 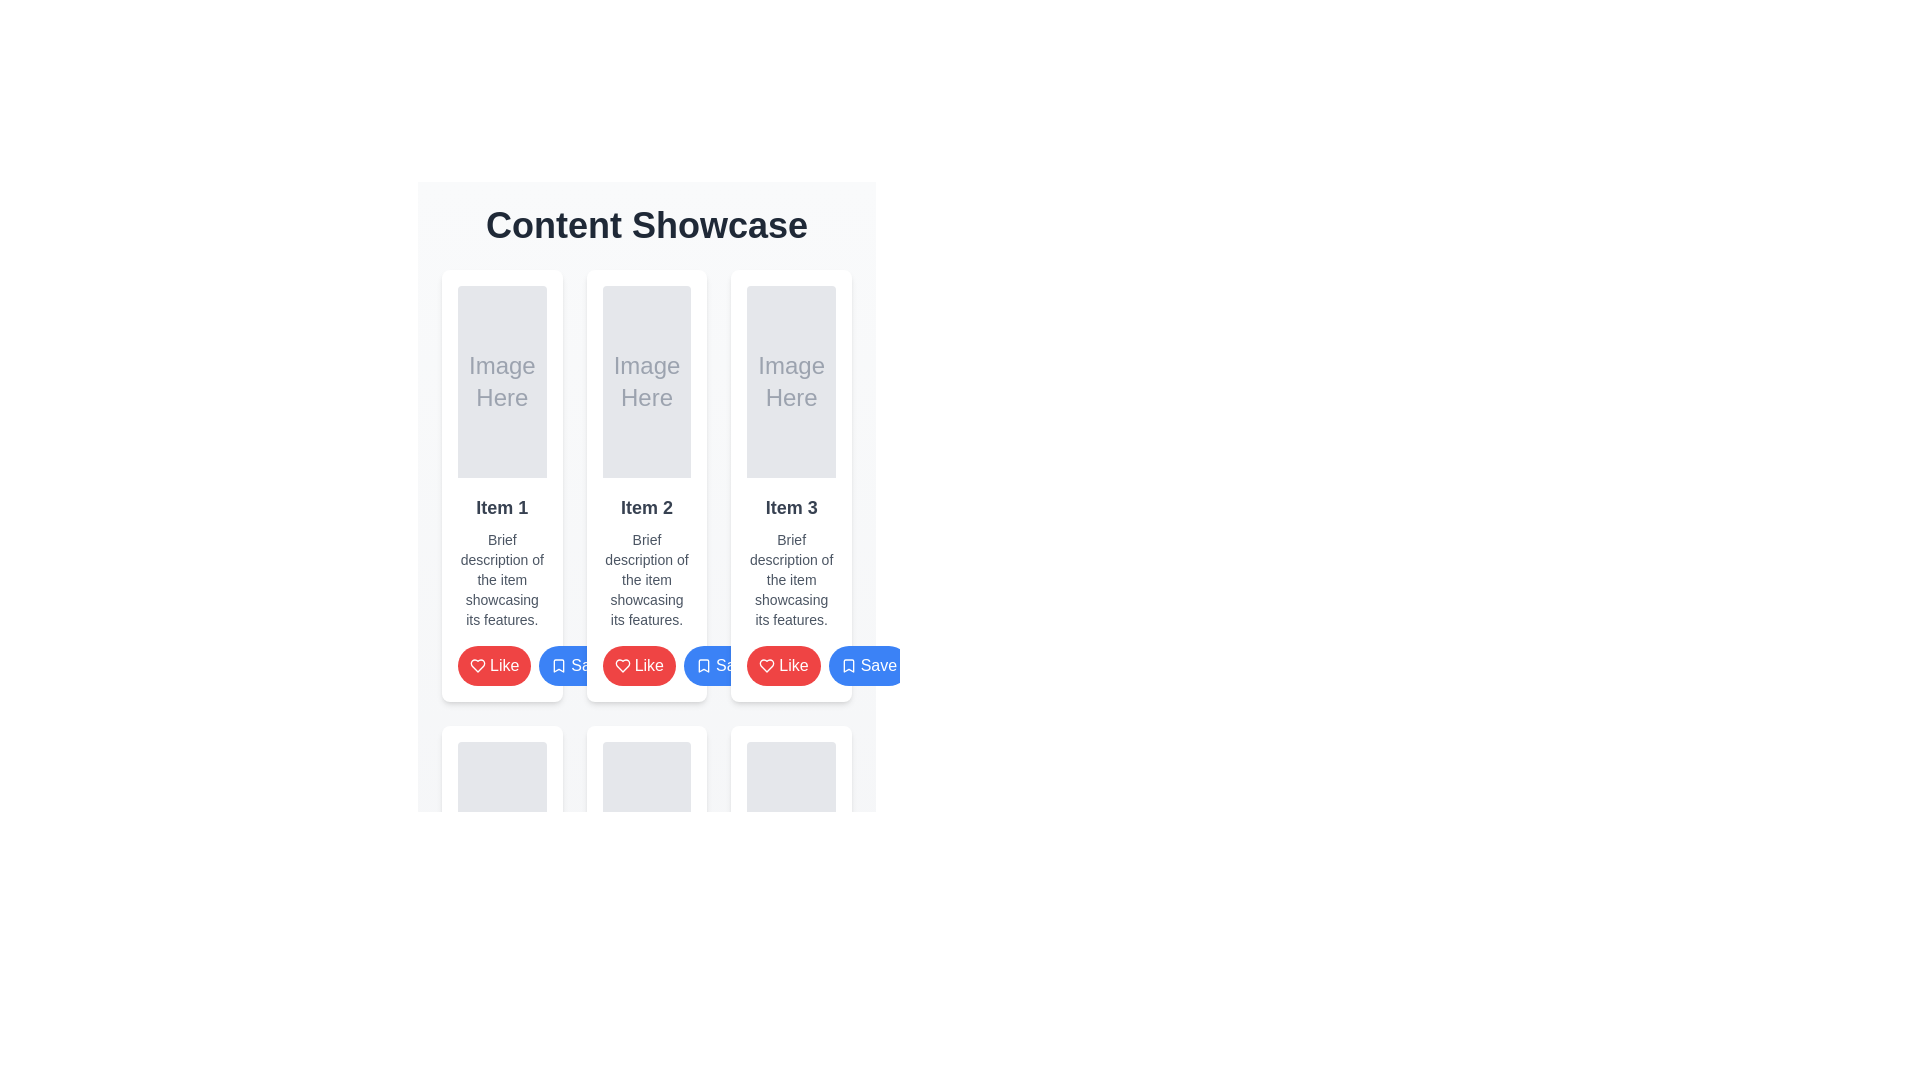 I want to click on the 'Like' icon button located on the left side of the blue 'Save' button in the lower section of the 'Item 3' card to express preference for the item, so click(x=766, y=666).